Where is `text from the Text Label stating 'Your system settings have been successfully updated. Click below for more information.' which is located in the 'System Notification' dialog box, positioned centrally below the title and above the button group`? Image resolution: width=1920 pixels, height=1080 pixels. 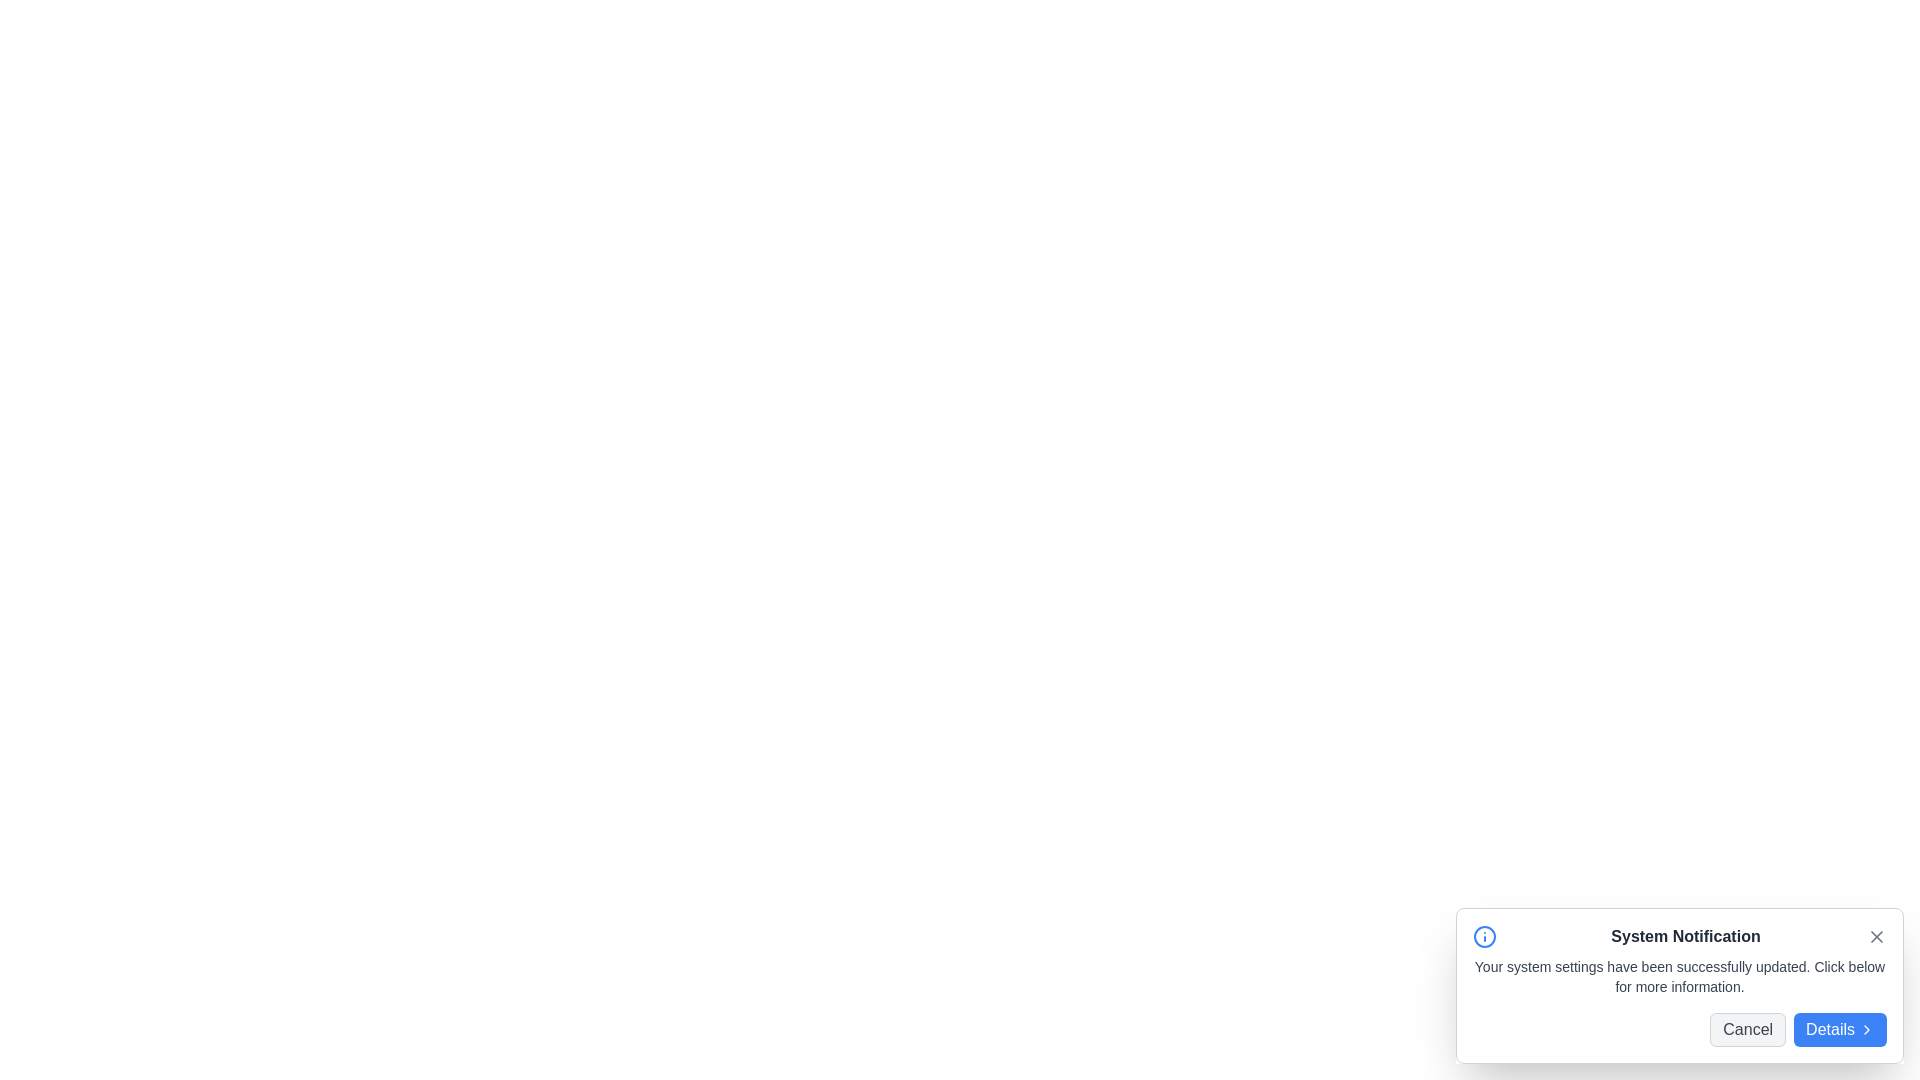
text from the Text Label stating 'Your system settings have been successfully updated. Click below for more information.' which is located in the 'System Notification' dialog box, positioned centrally below the title and above the button group is located at coordinates (1680, 975).